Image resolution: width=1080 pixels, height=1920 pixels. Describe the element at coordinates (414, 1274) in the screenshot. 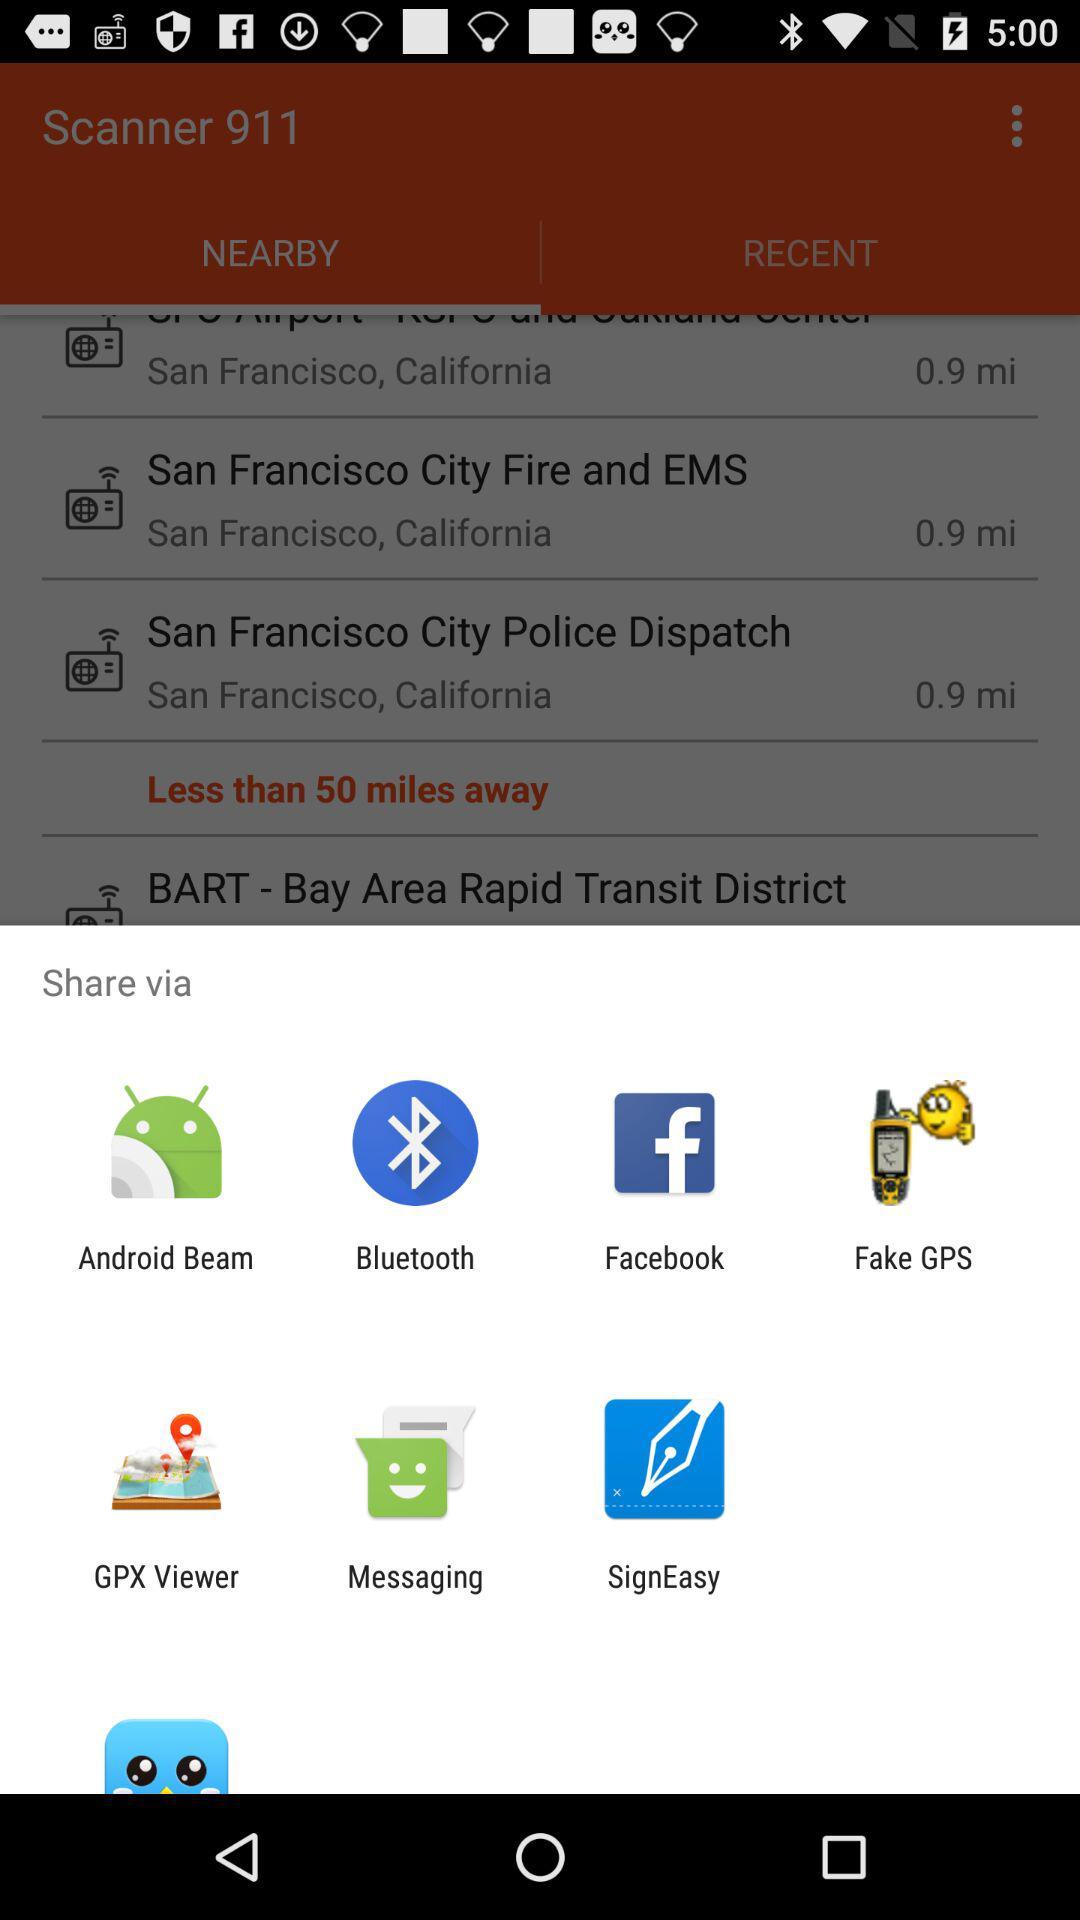

I see `the bluetooth item` at that location.